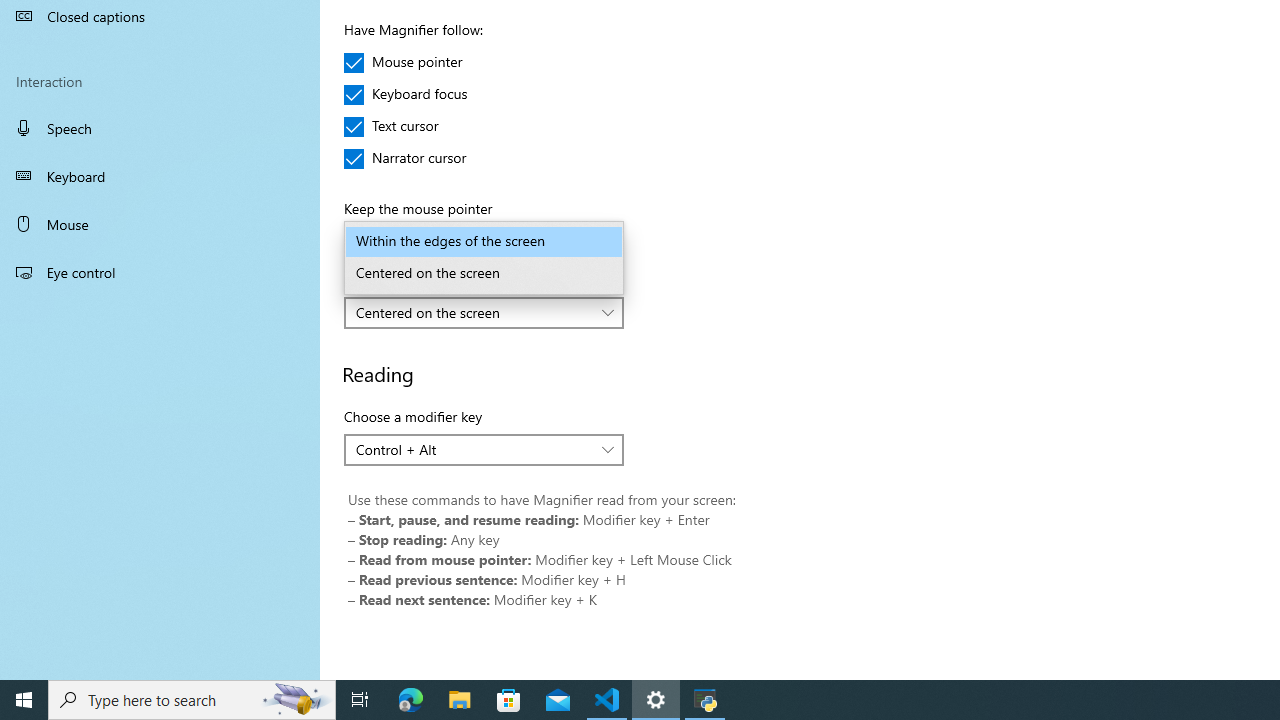 The width and height of the screenshot is (1280, 720). What do you see at coordinates (459, 698) in the screenshot?
I see `'File Explorer'` at bounding box center [459, 698].